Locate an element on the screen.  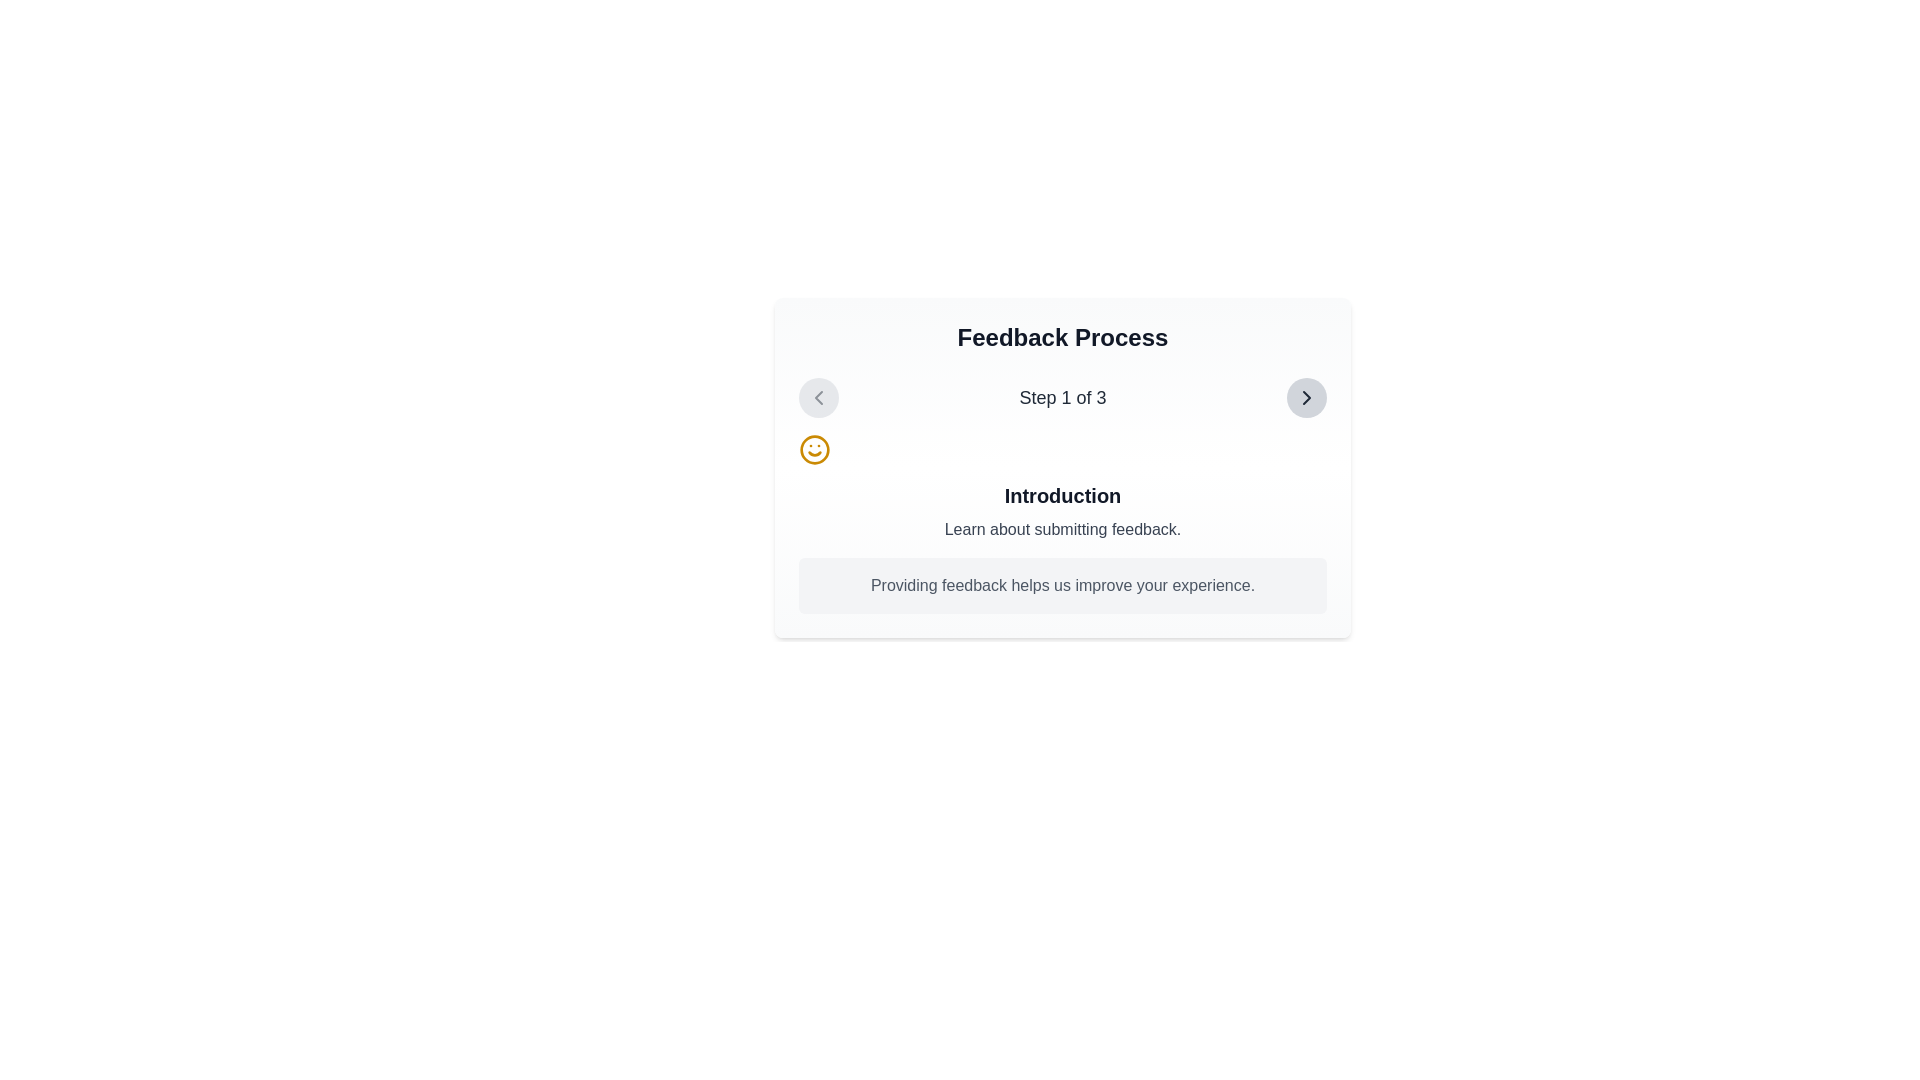
the circular gray button with a right-facing chevron icon located at the right end of the navigation controls is located at coordinates (1306, 397).